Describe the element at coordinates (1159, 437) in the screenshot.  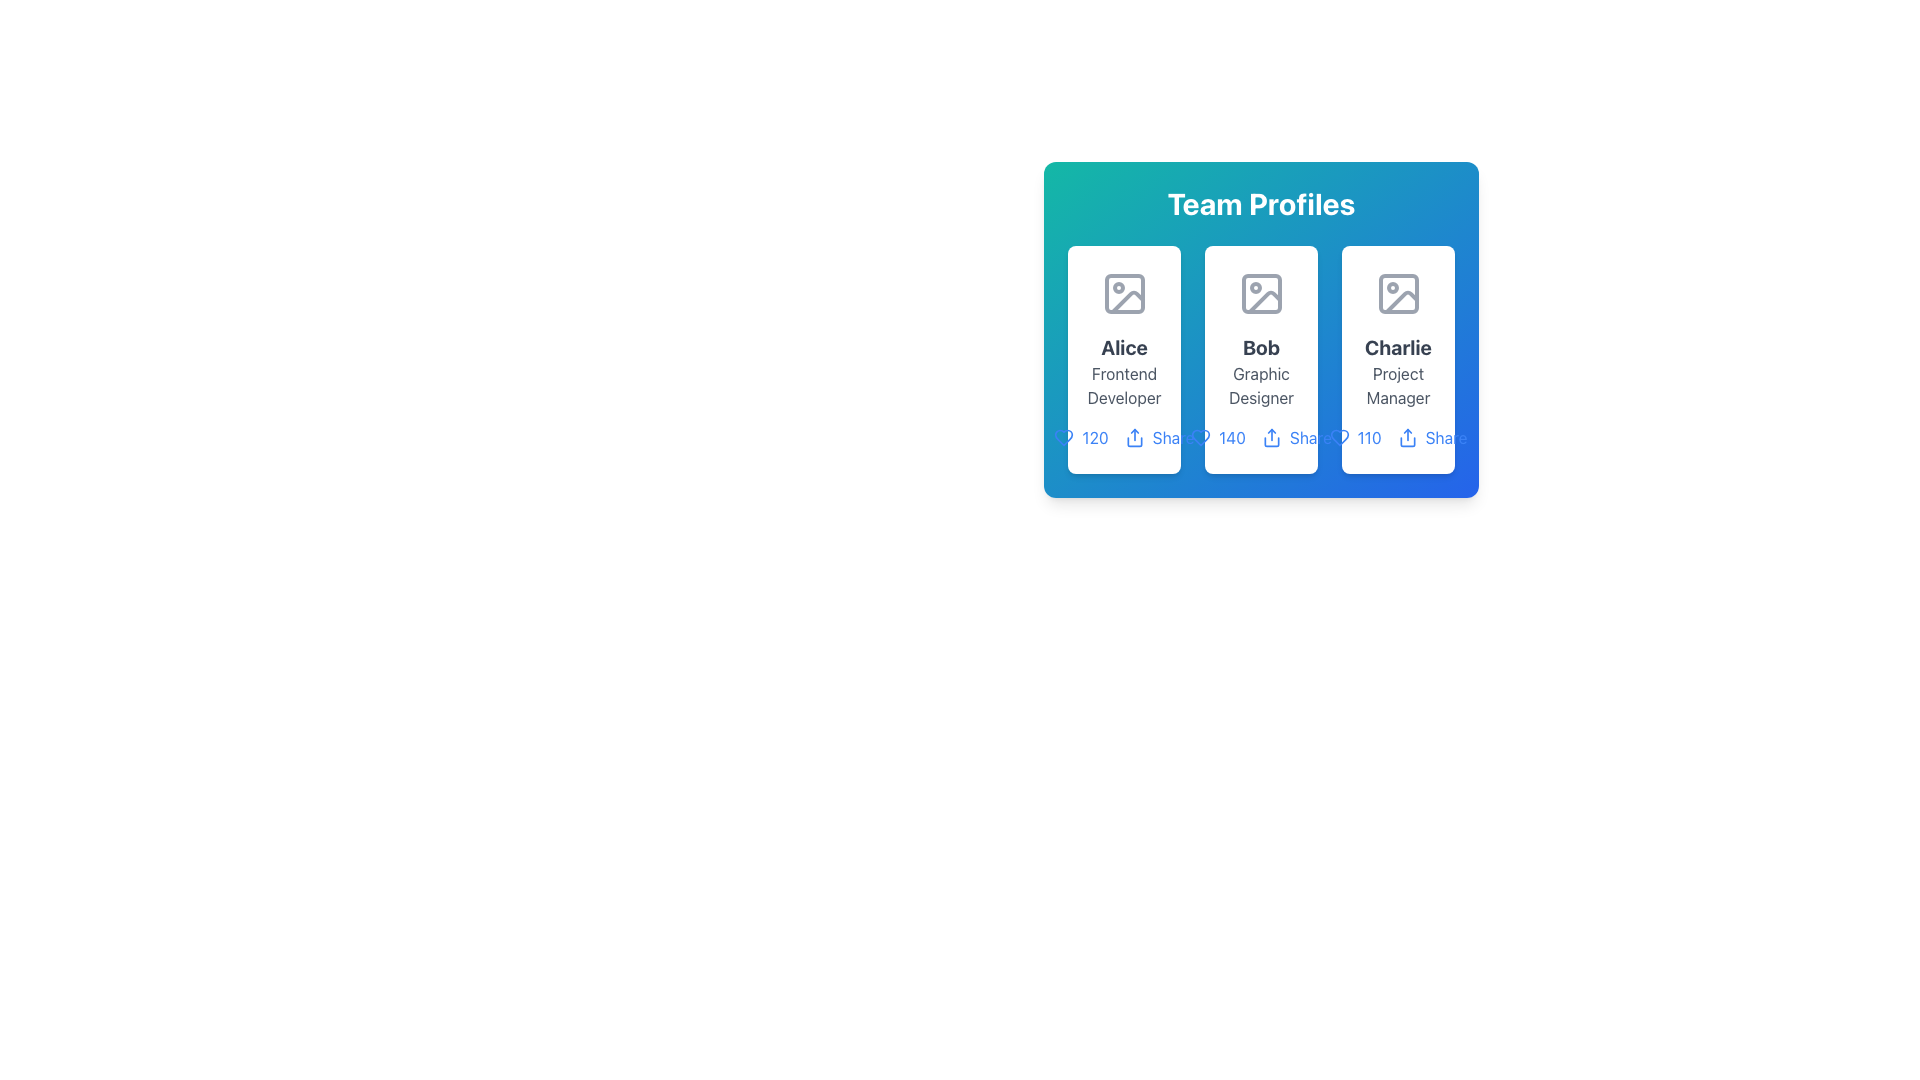
I see `the 'Share' button with a blue text label and an upward arrow icon located under the profile of 'Alice, Frontend Developer'` at that location.